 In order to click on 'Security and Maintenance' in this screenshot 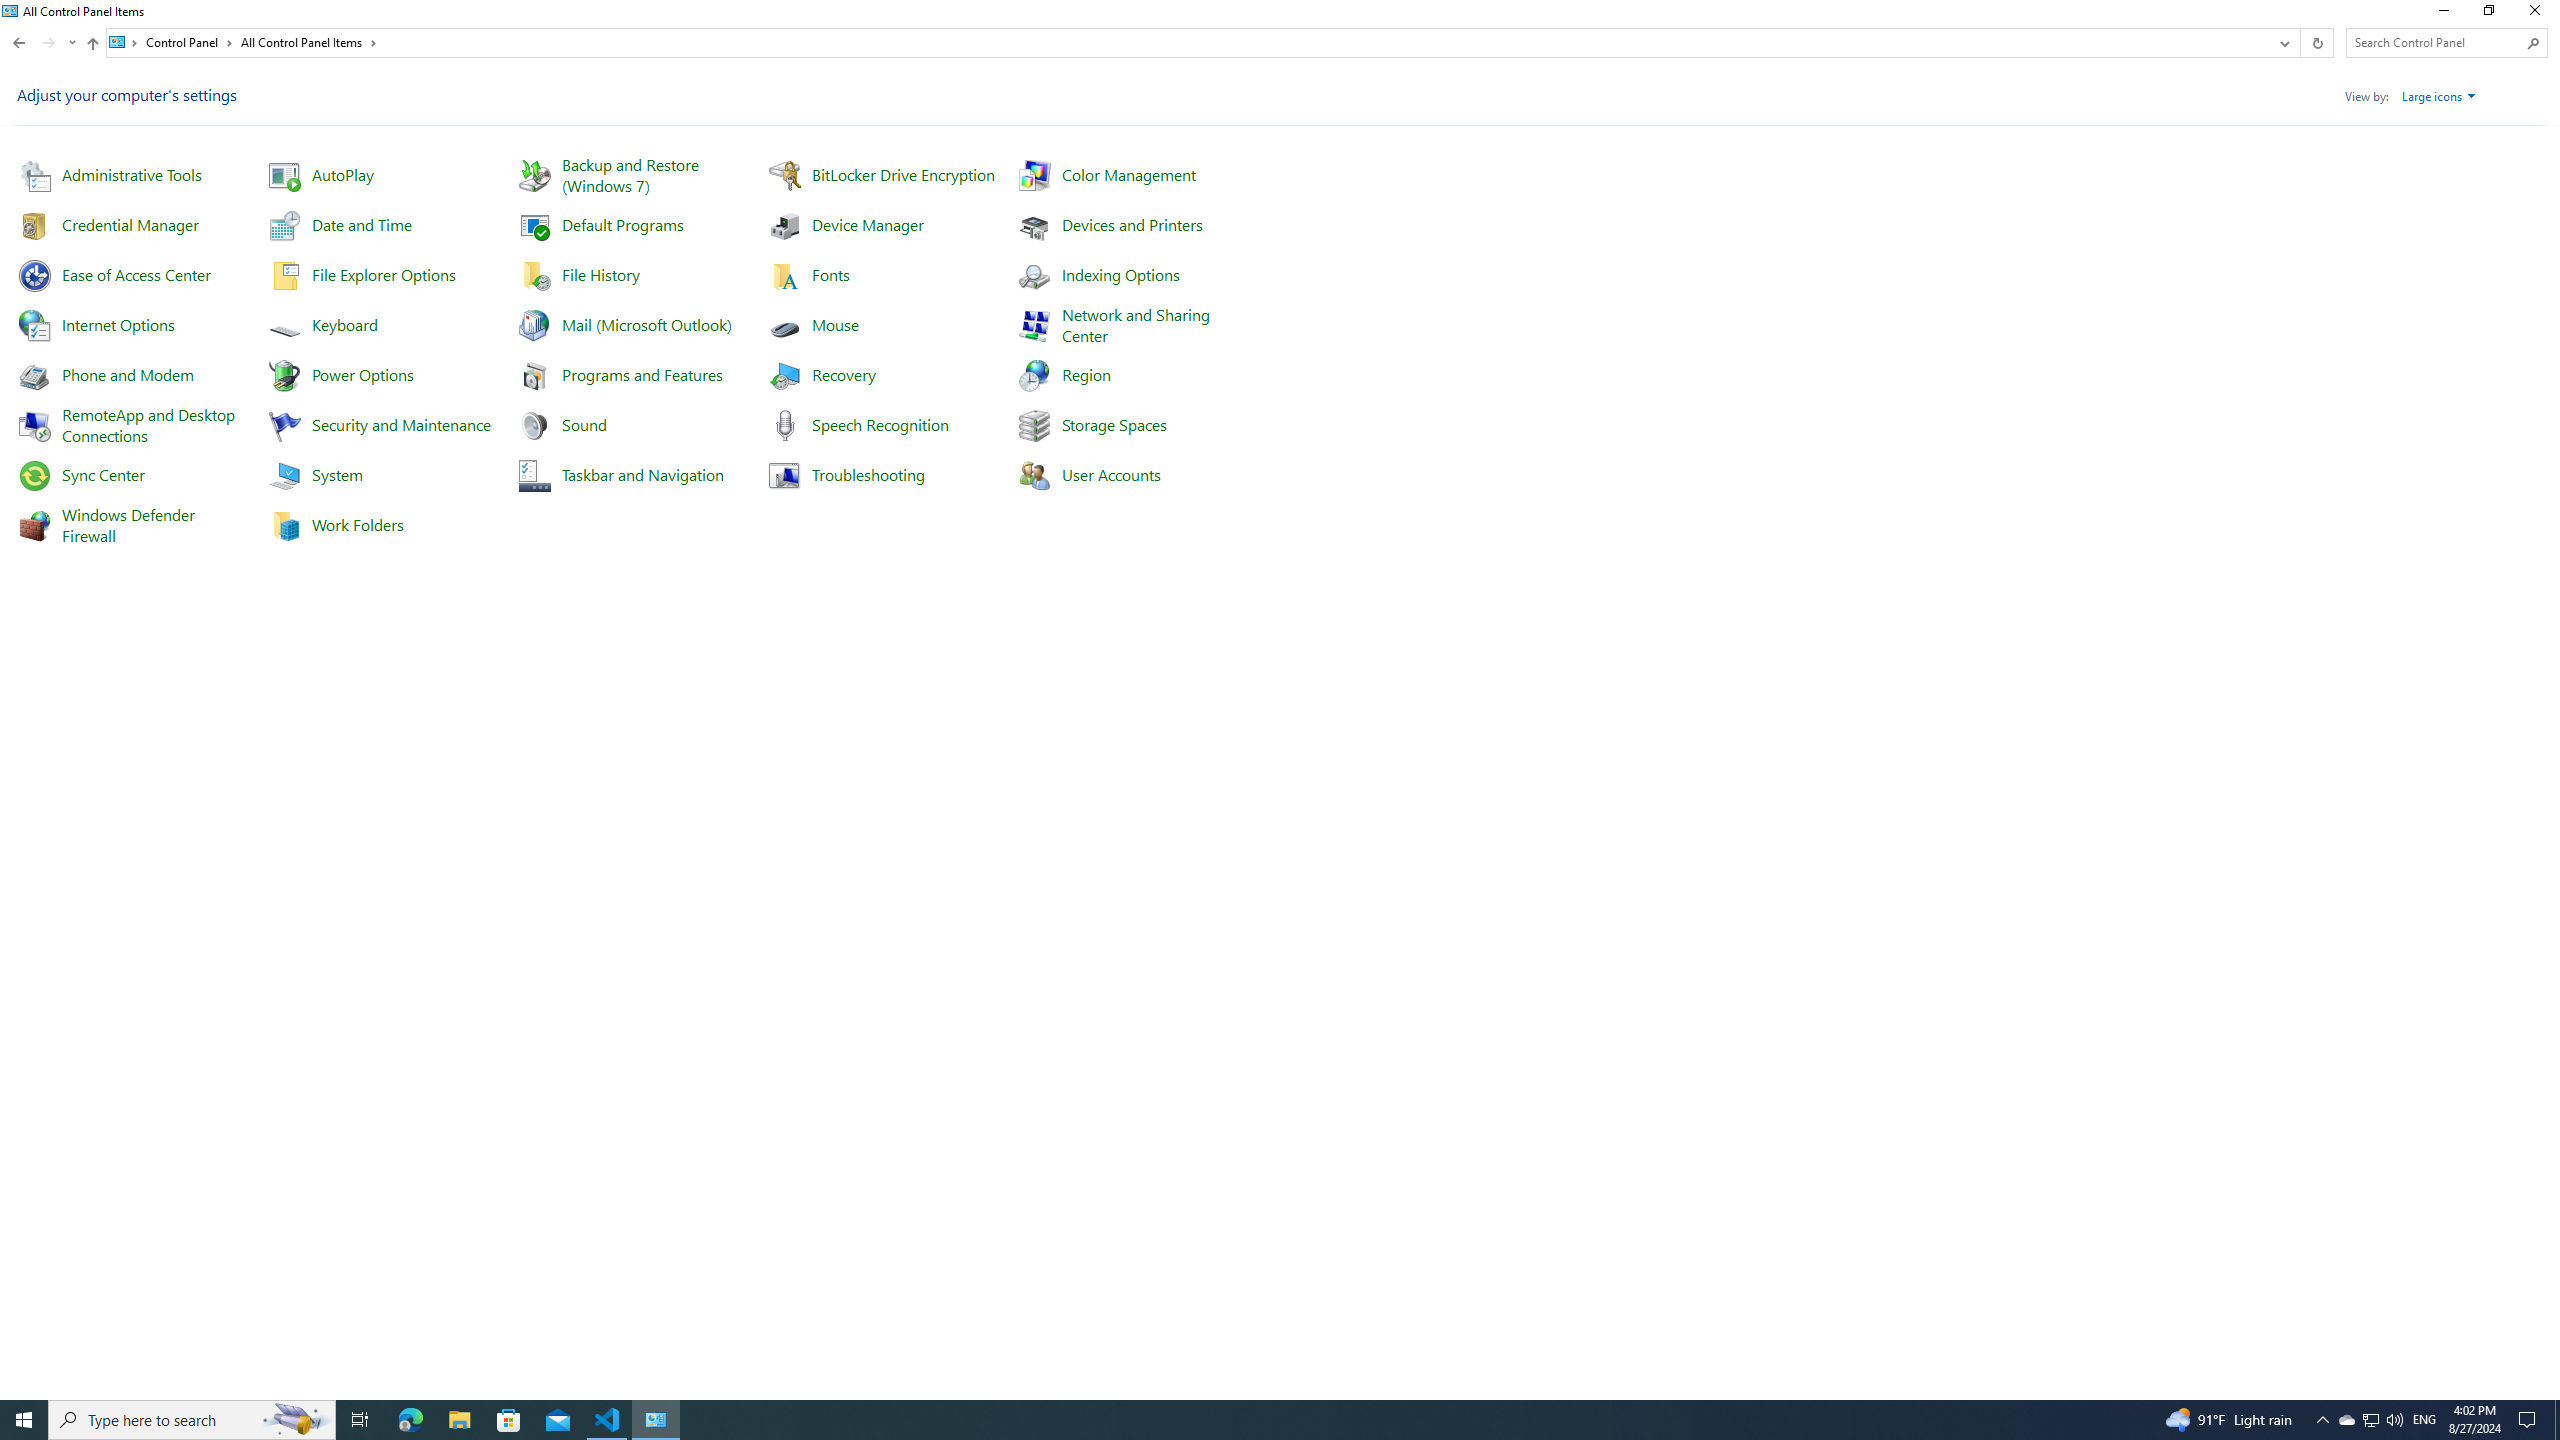, I will do `click(400, 424)`.